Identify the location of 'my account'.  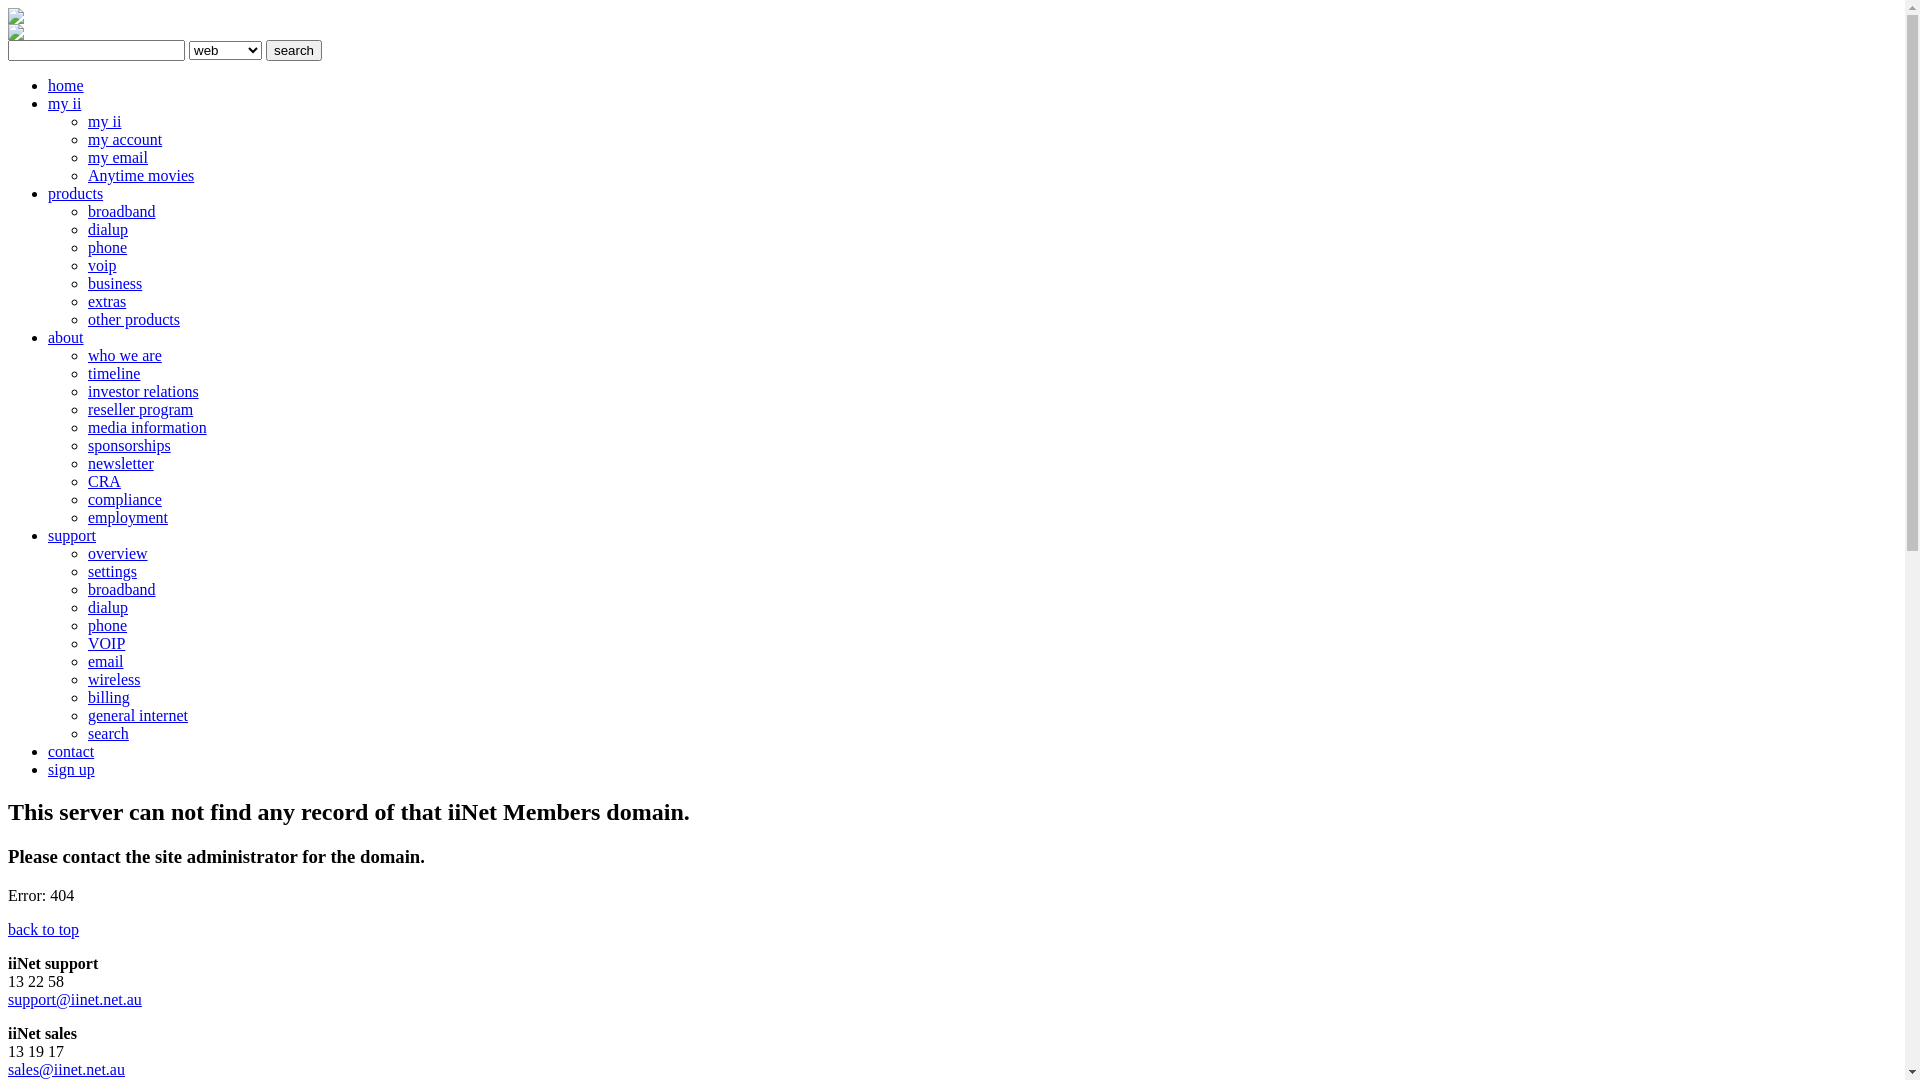
(86, 138).